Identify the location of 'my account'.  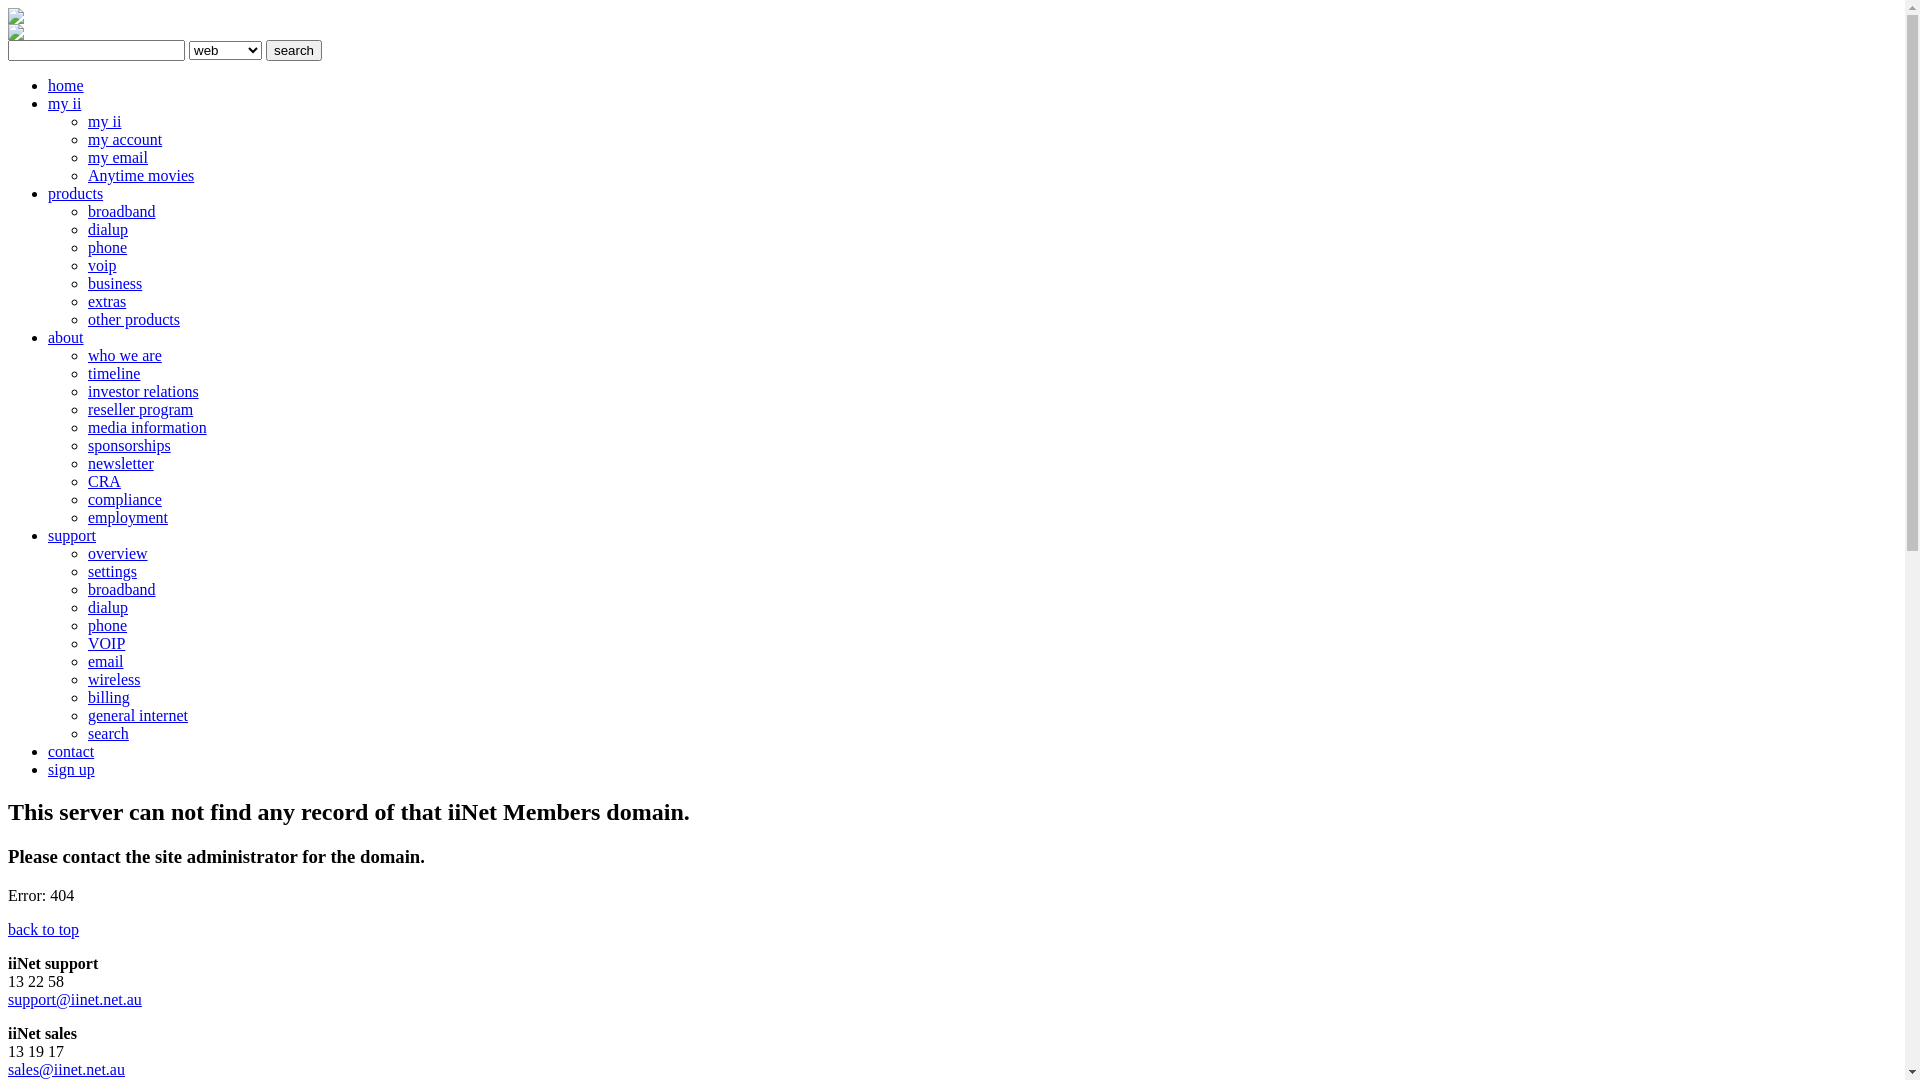
(86, 138).